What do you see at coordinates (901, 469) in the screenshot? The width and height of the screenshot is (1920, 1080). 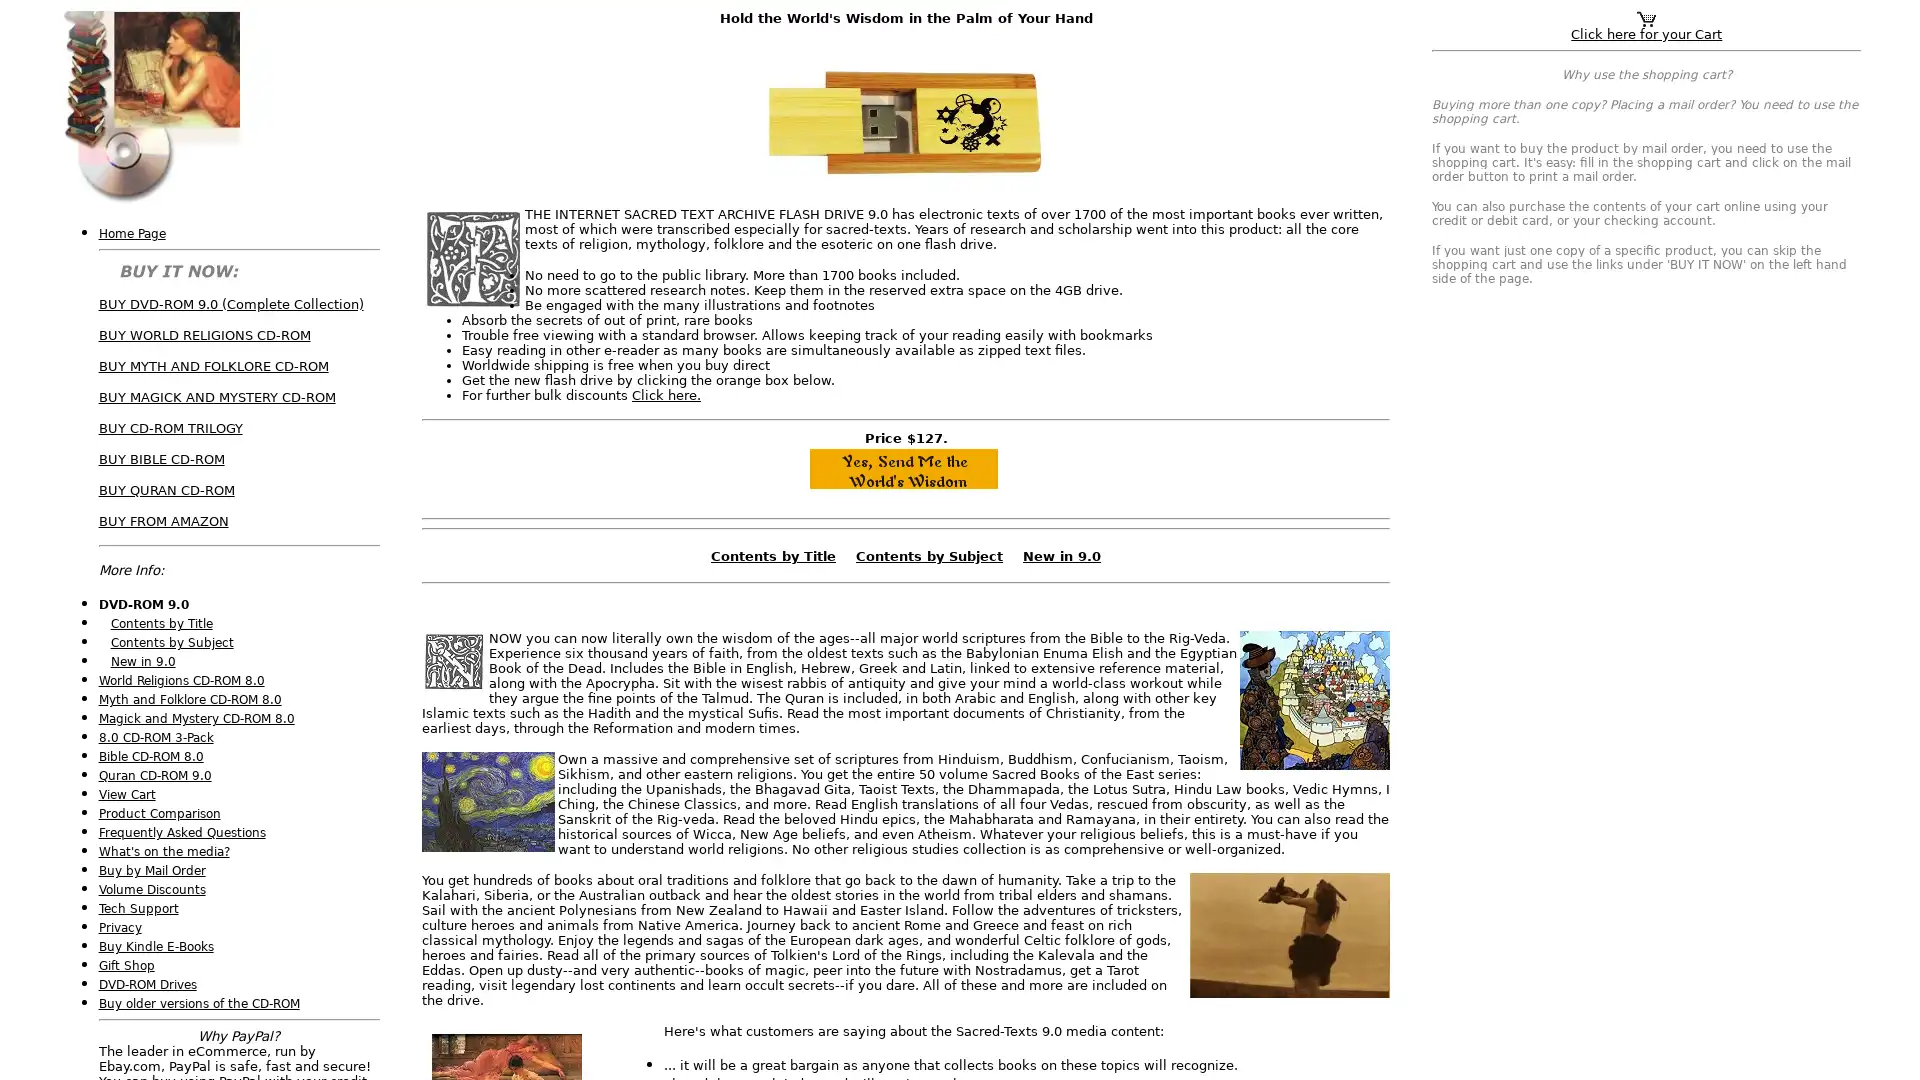 I see `PayPal - The safer, easier way to pay online!` at bounding box center [901, 469].